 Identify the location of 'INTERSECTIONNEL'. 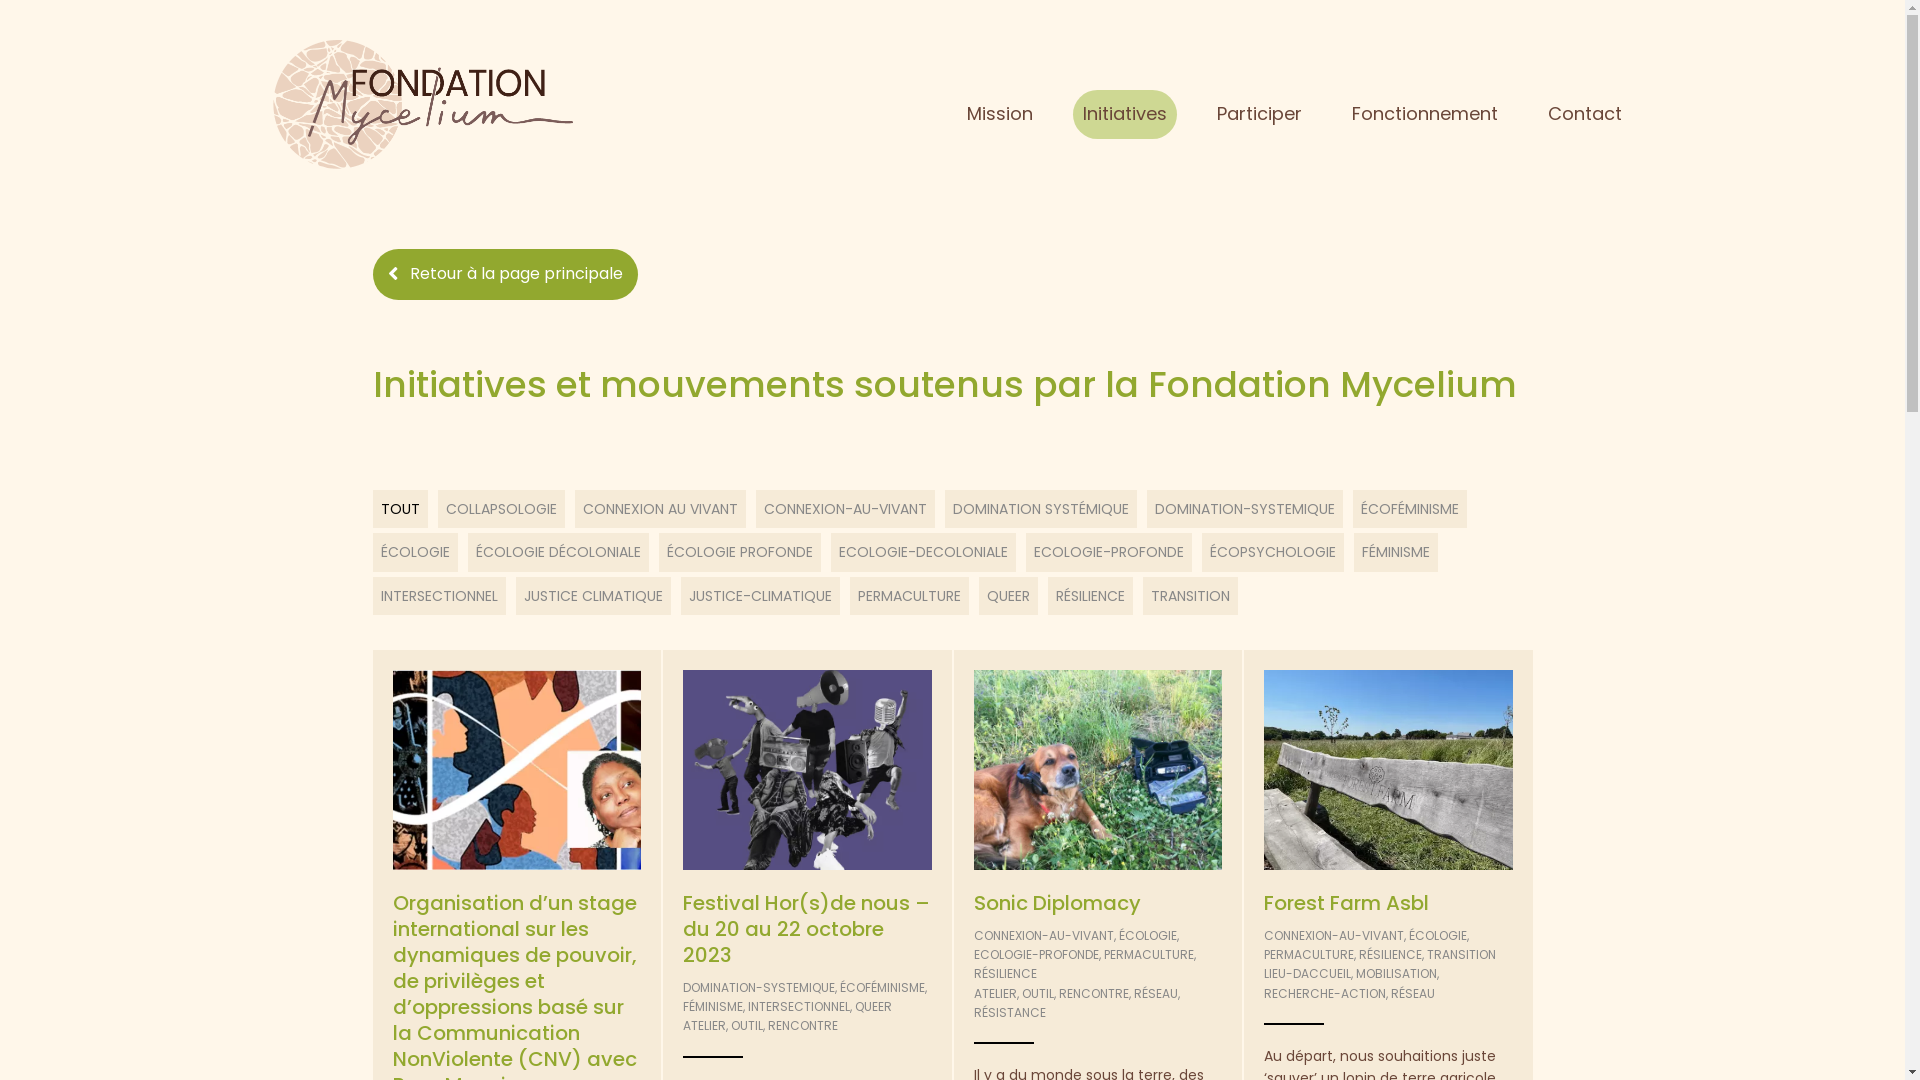
(747, 1006).